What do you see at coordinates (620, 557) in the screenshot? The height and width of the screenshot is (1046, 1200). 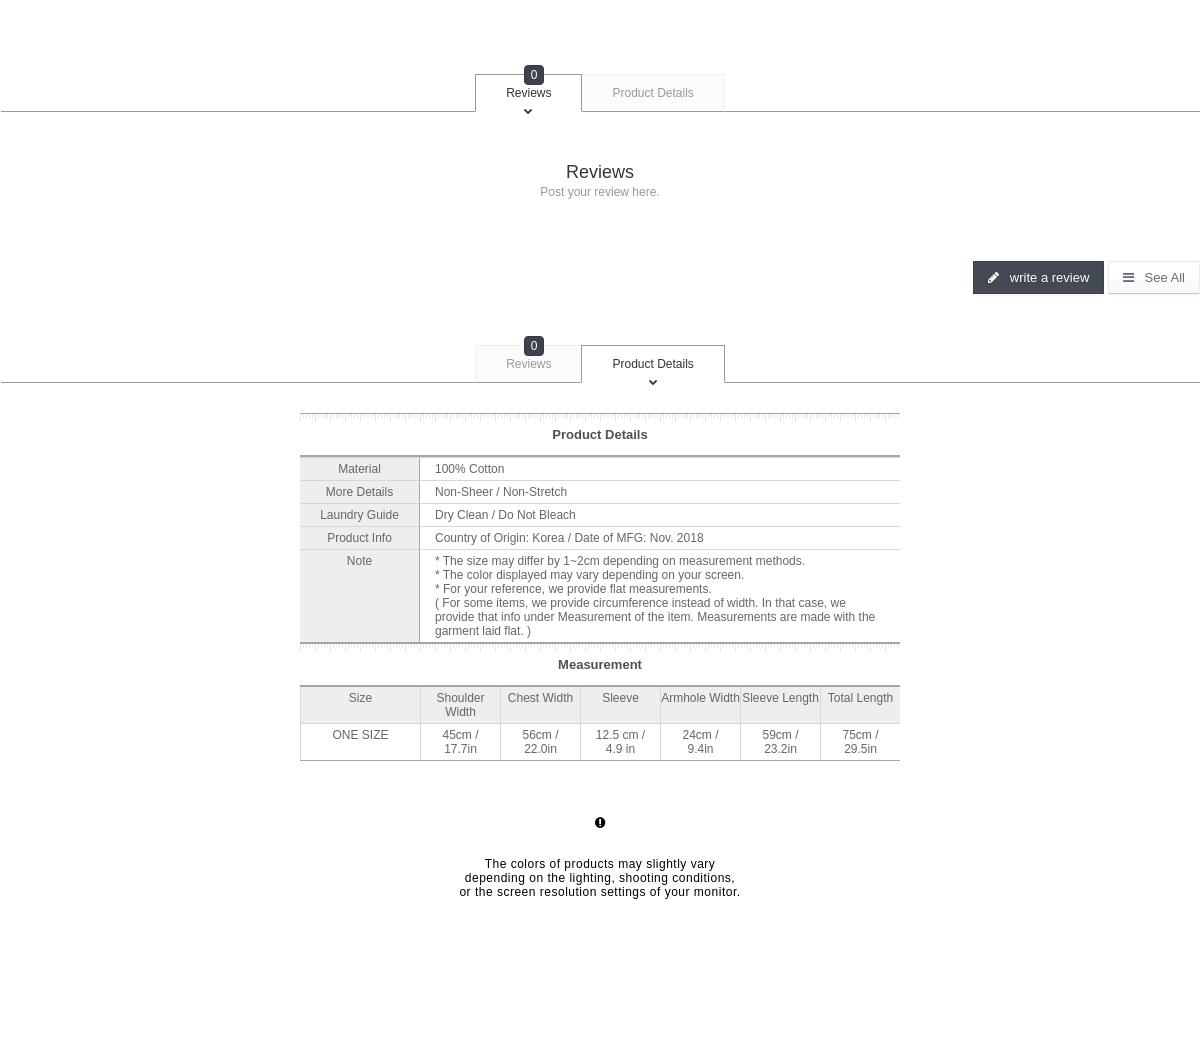 I see `'* The size may differ by 1~2cm depending on measurement methods.'` at bounding box center [620, 557].